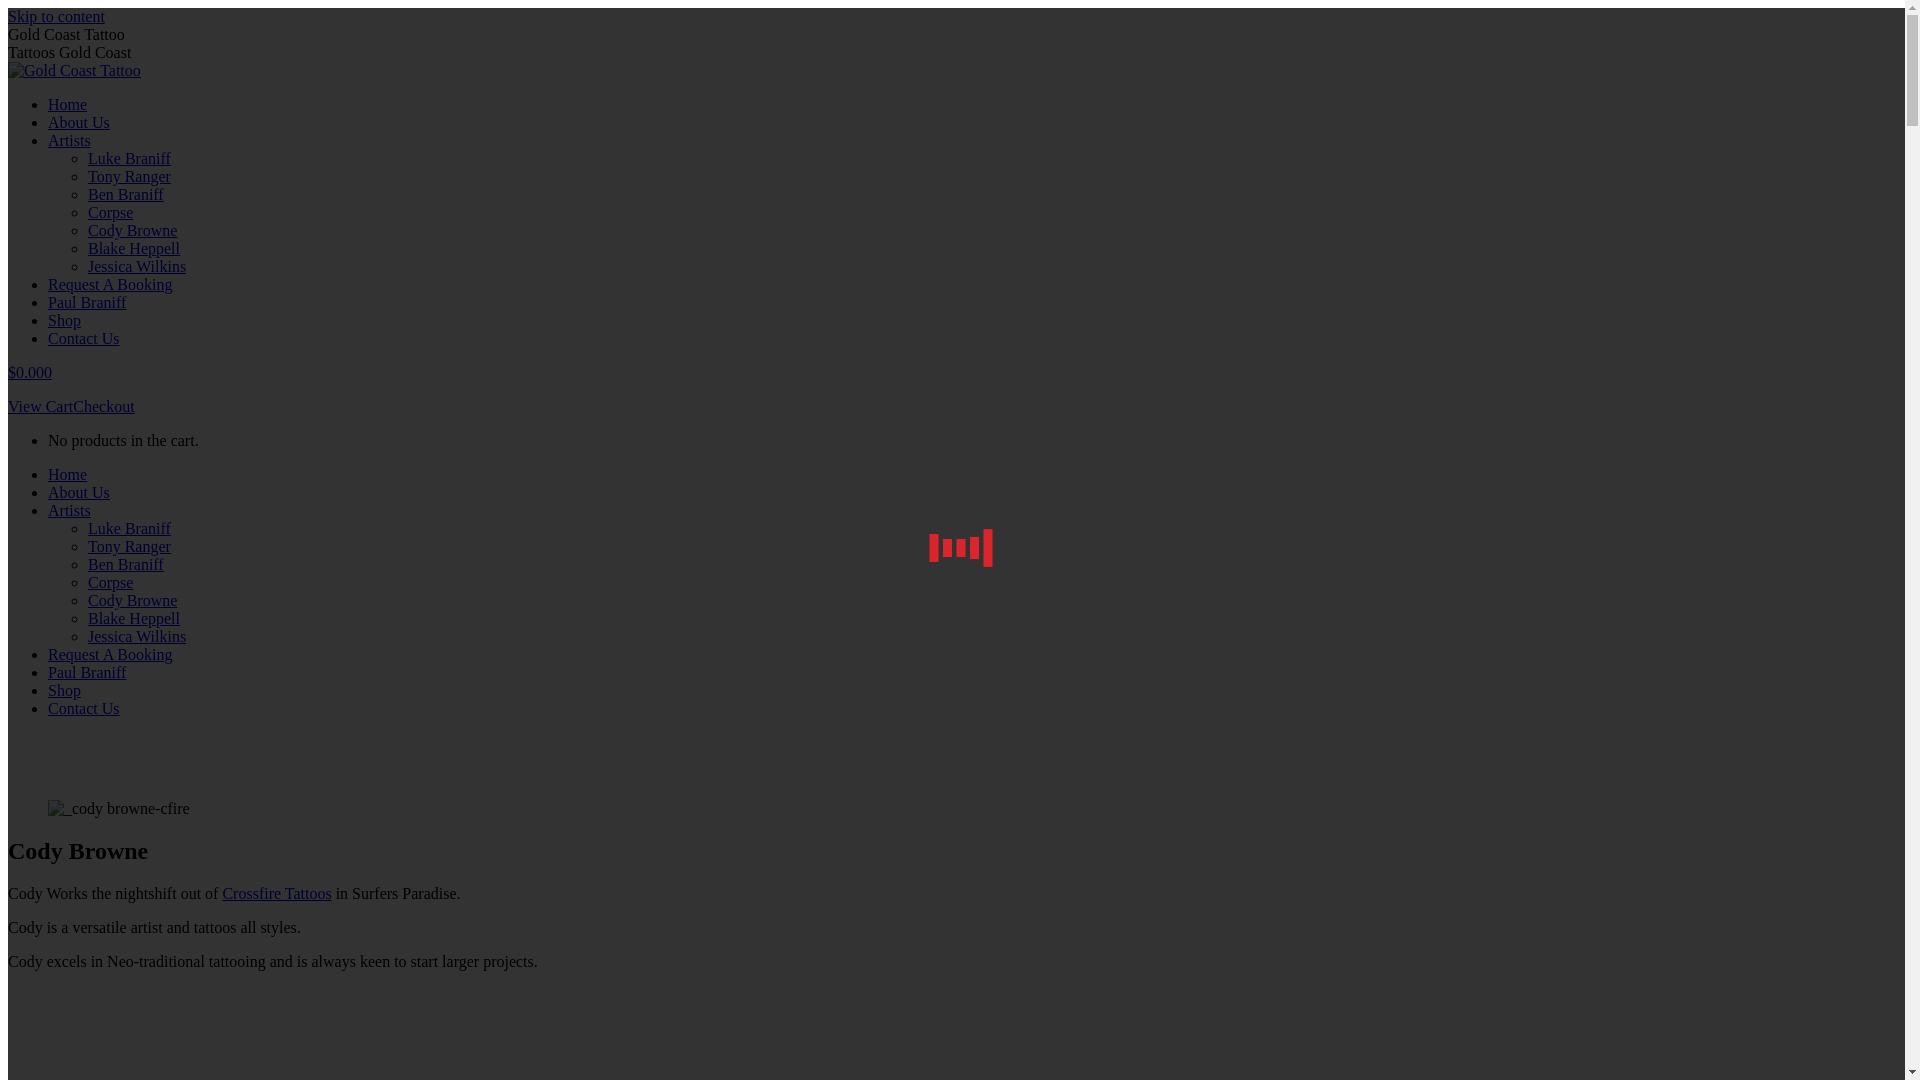  Describe the element at coordinates (8, 372) in the screenshot. I see `'$0.000'` at that location.